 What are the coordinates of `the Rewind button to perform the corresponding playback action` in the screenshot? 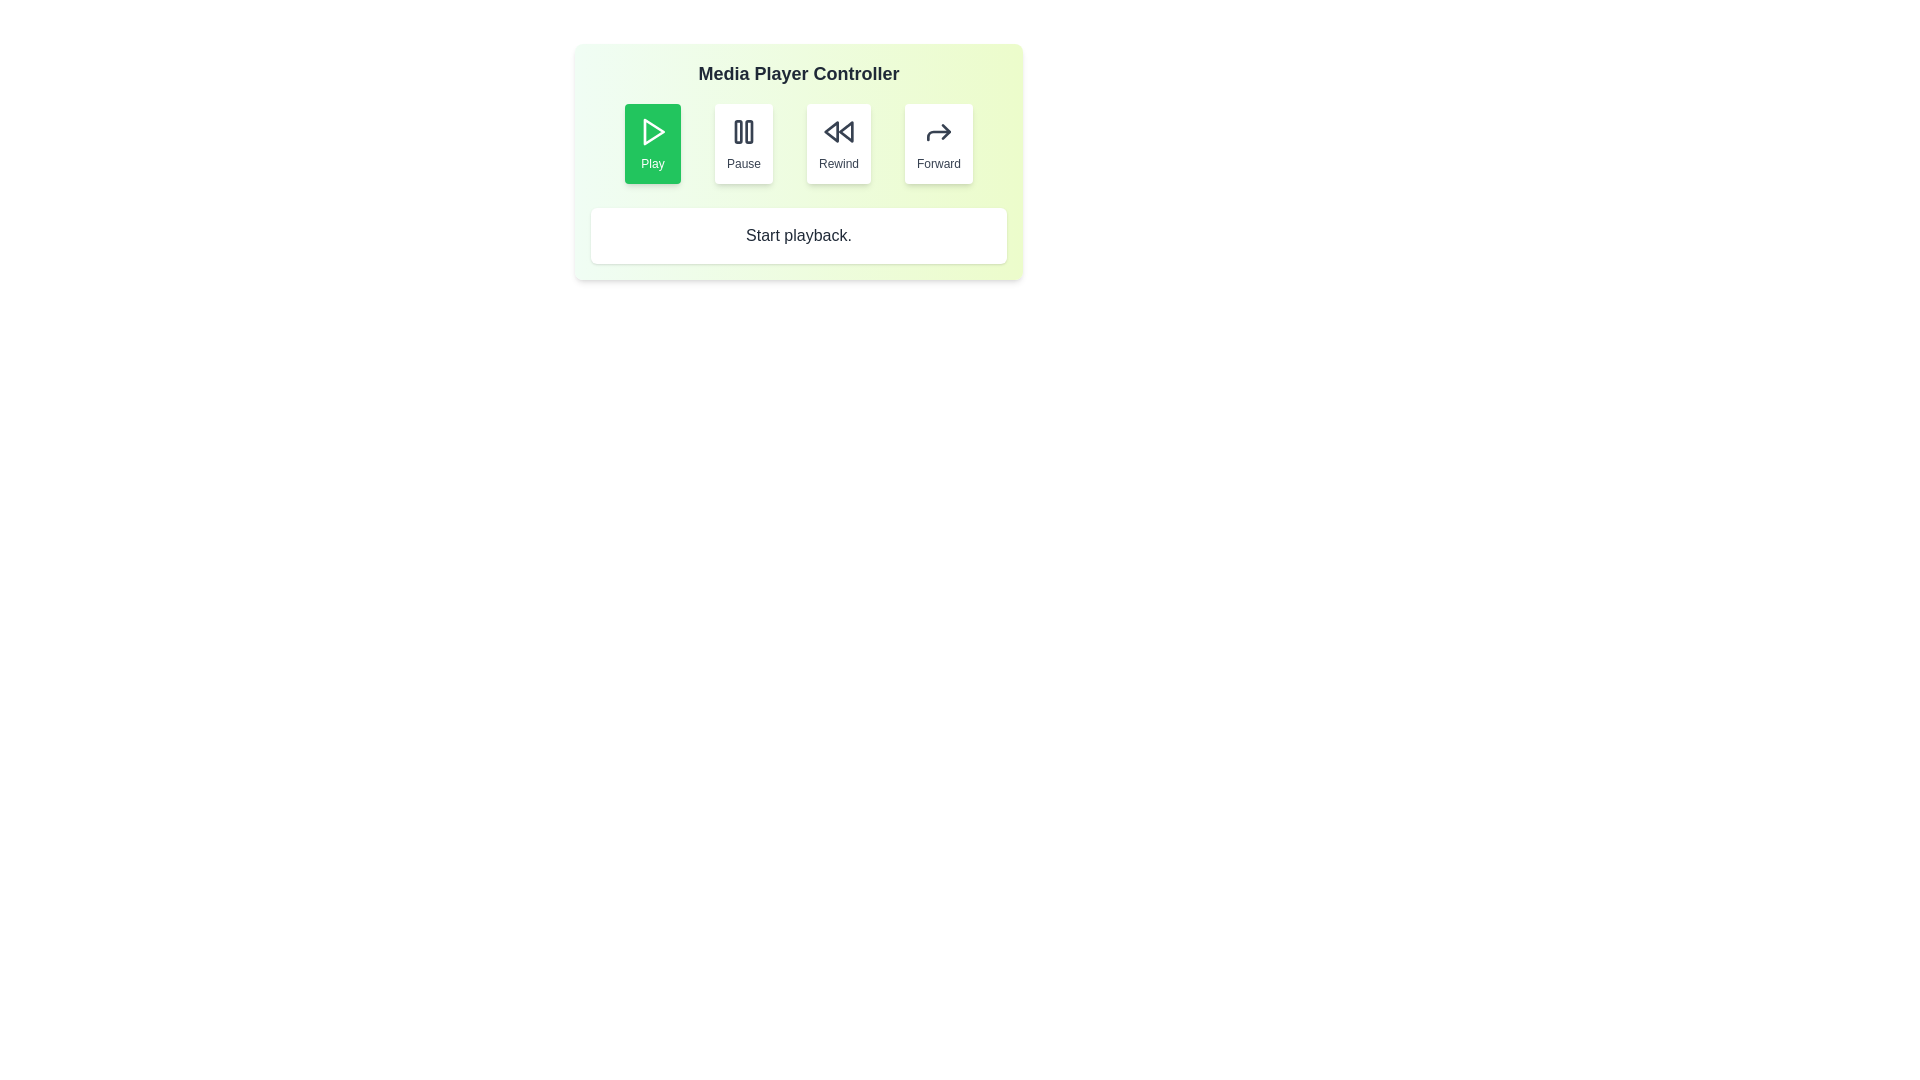 It's located at (839, 142).